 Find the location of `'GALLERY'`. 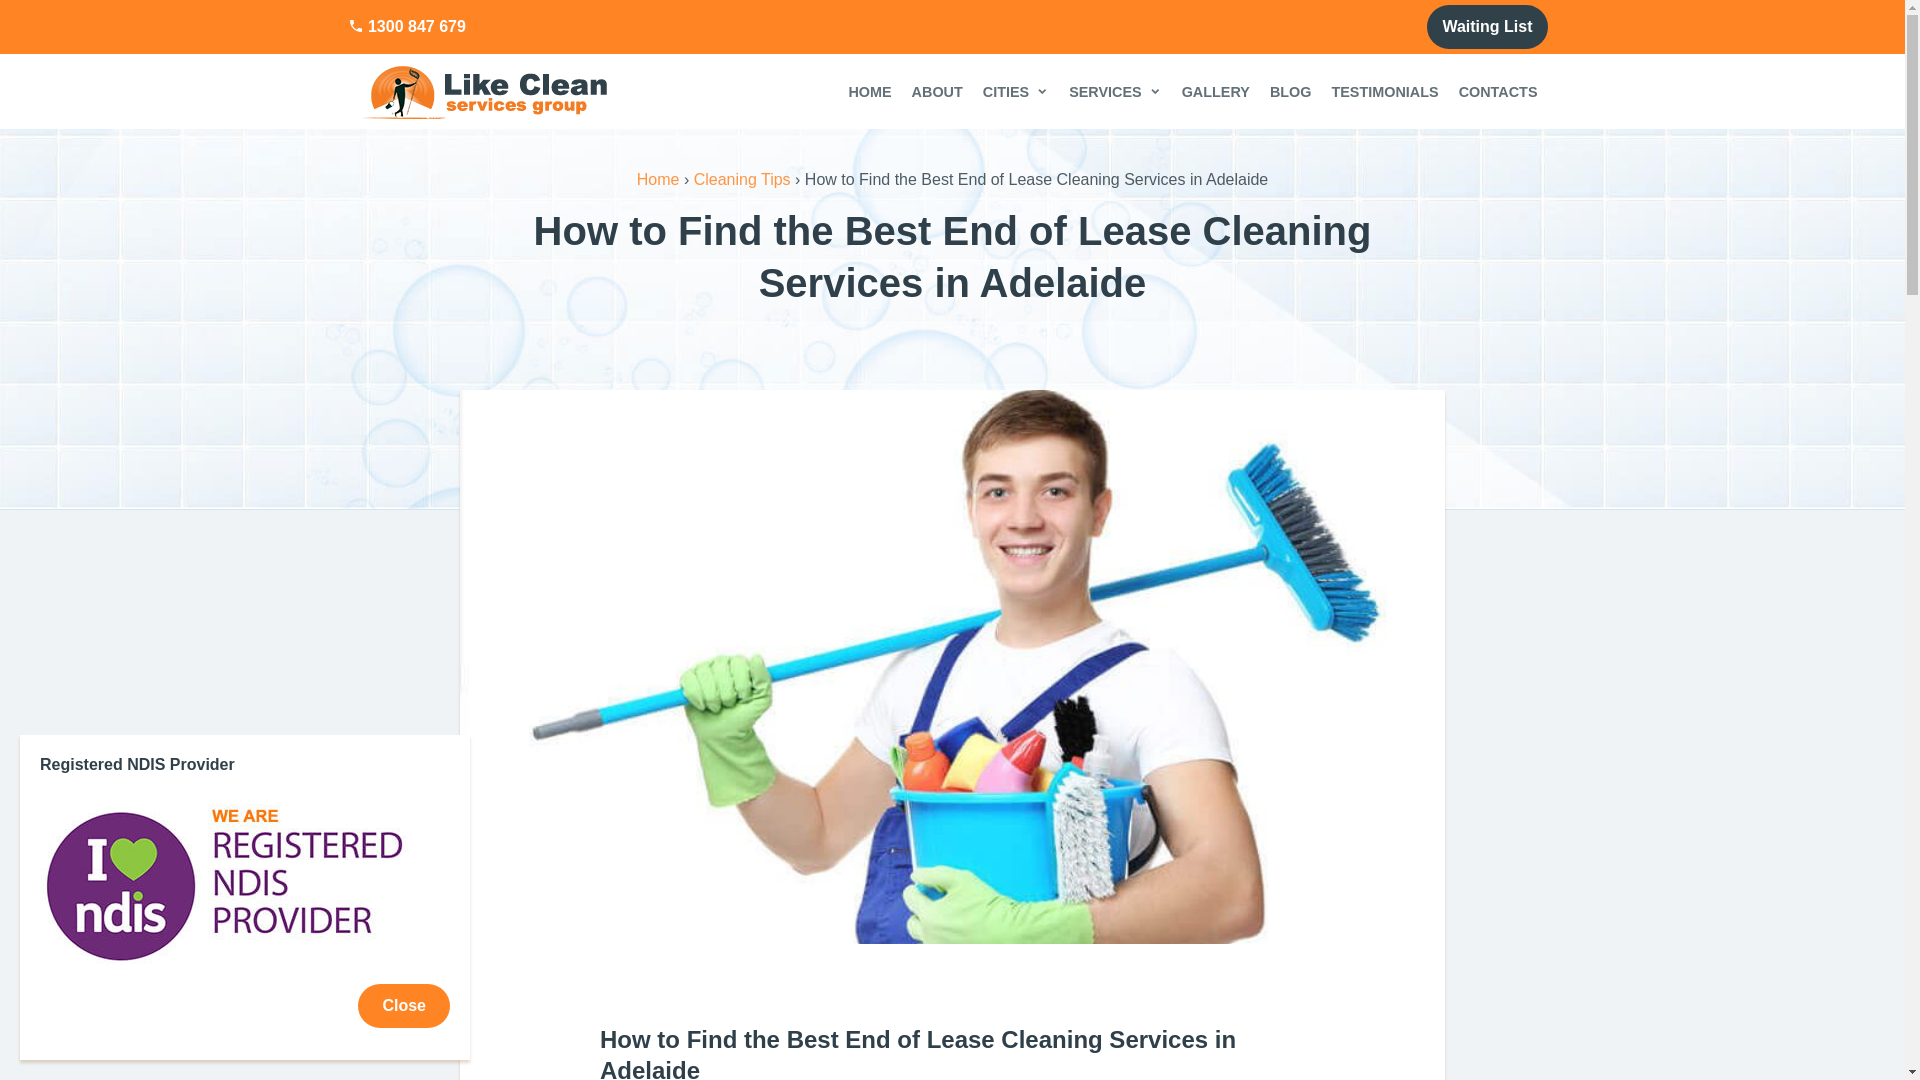

'GALLERY' is located at coordinates (1214, 91).